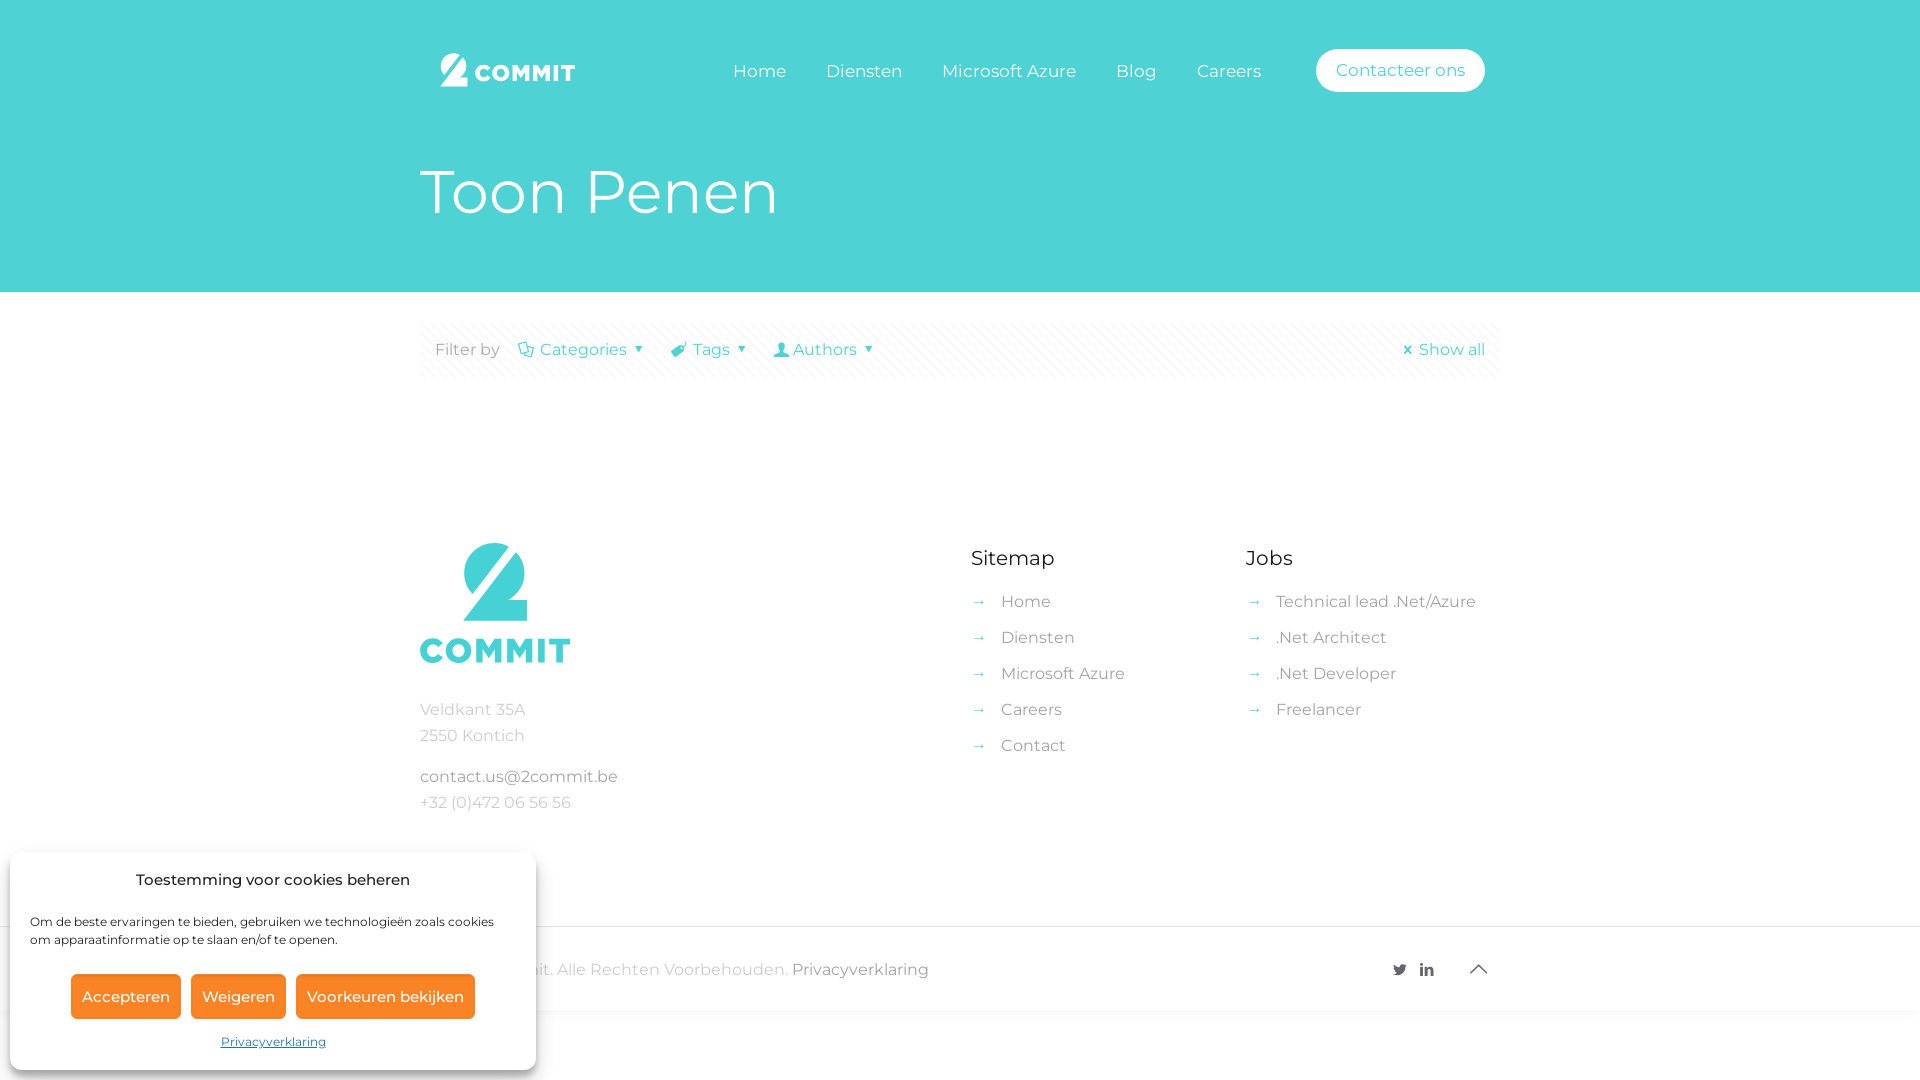  Describe the element at coordinates (860, 968) in the screenshot. I see `'Privacyverklaring'` at that location.